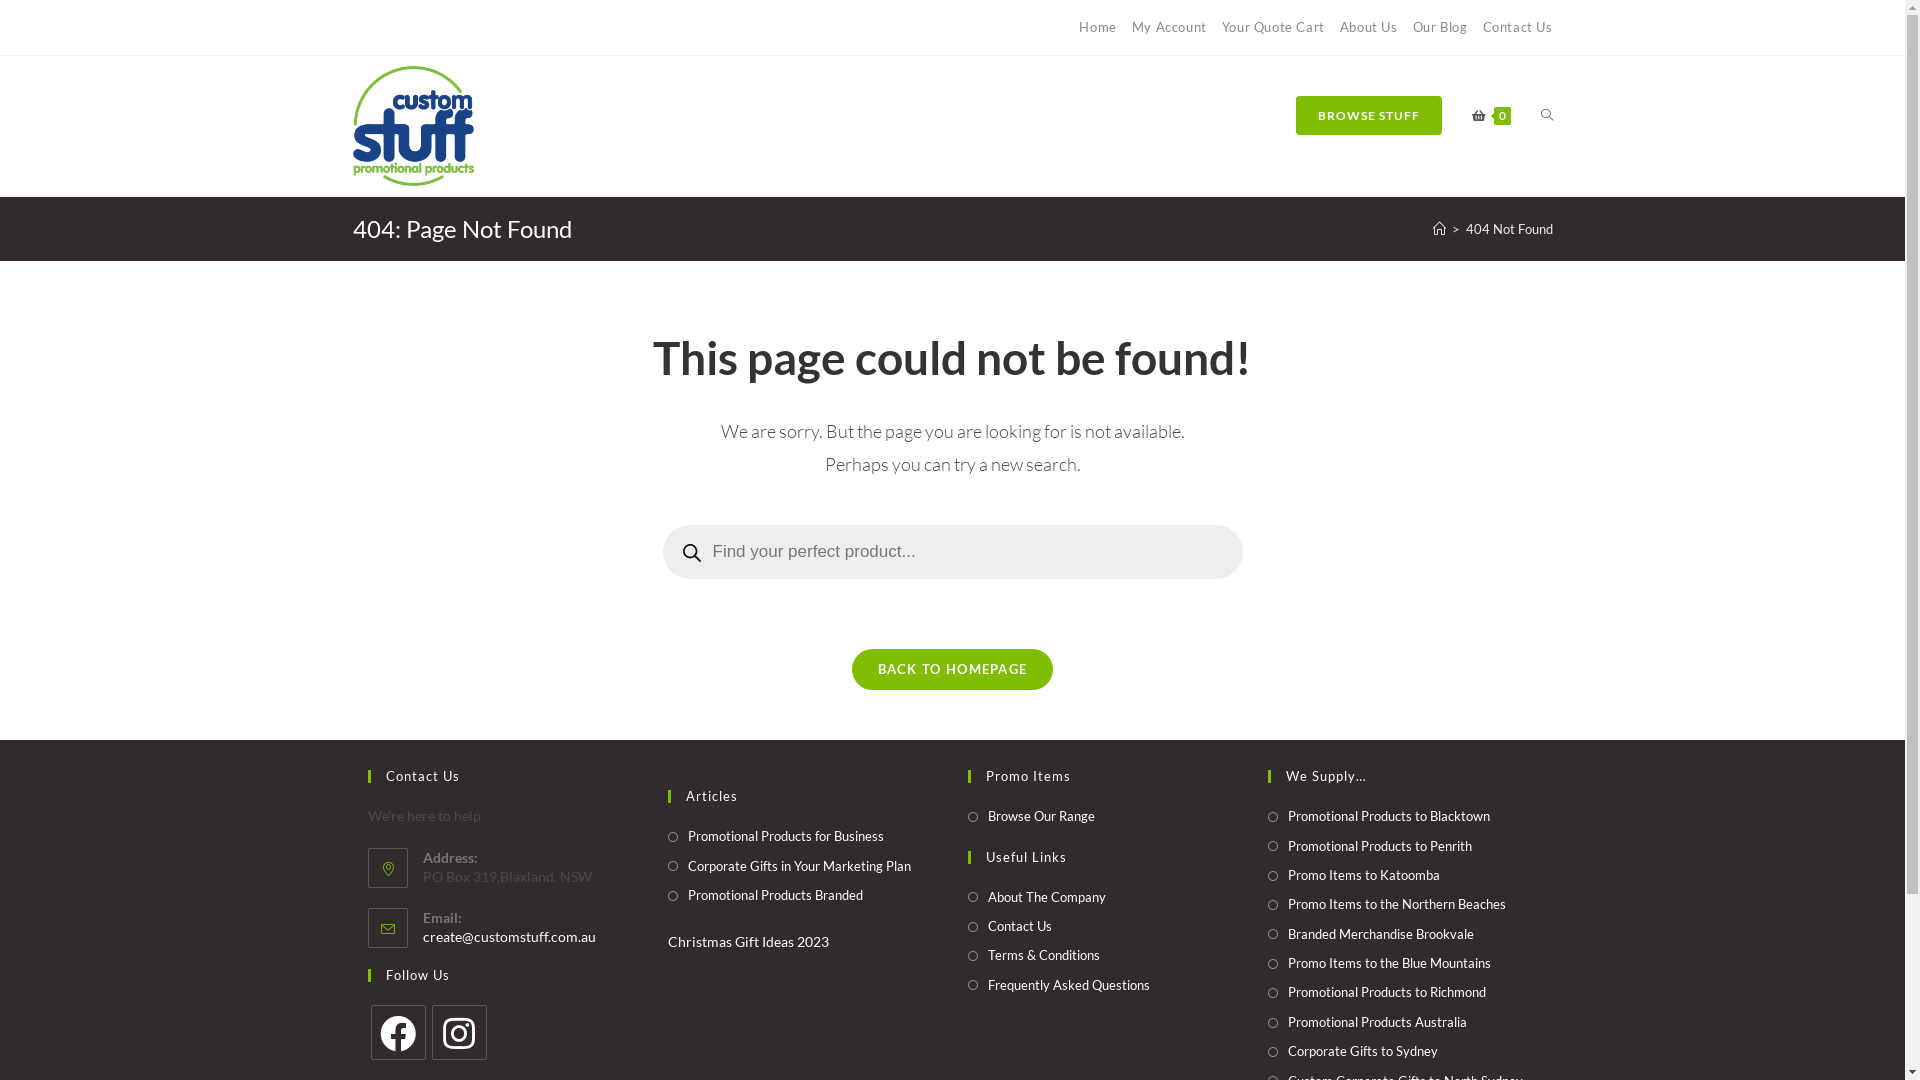  Describe the element at coordinates (1490, 115) in the screenshot. I see `'0'` at that location.